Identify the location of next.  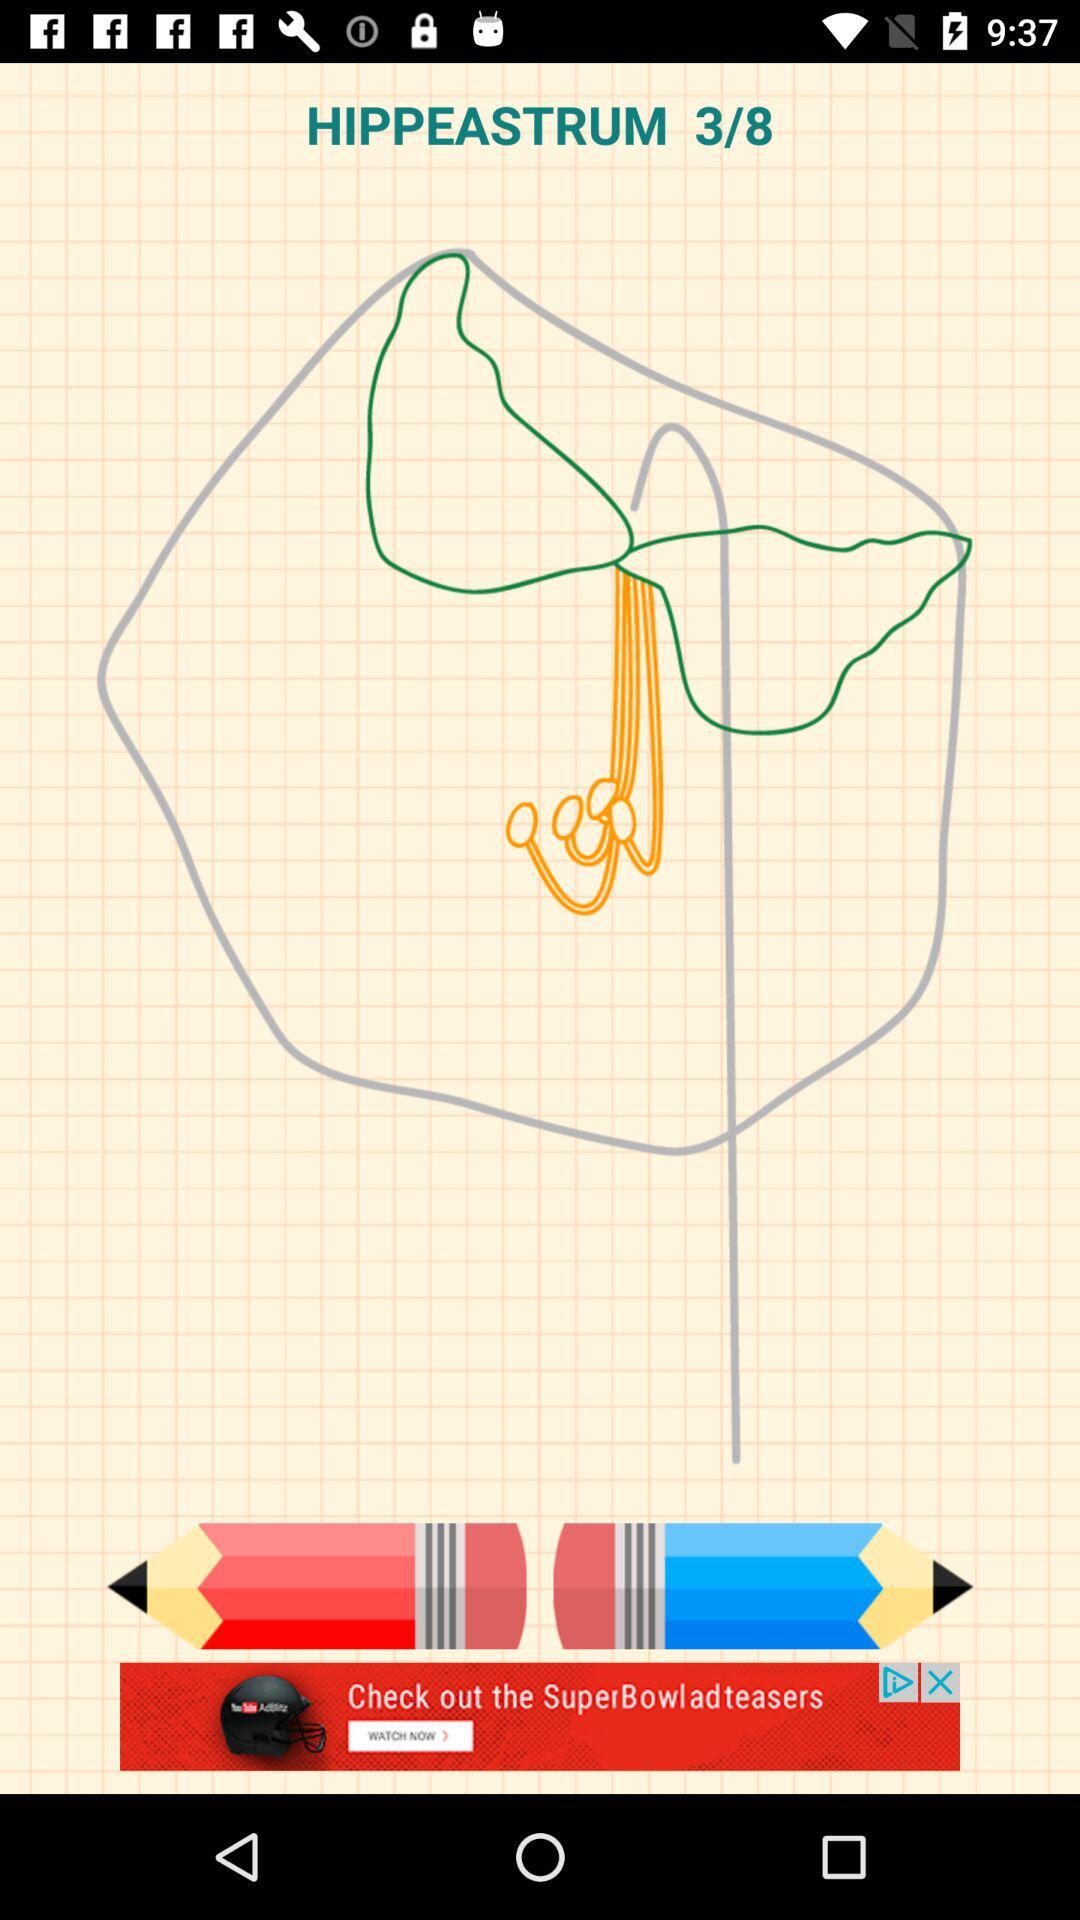
(763, 1585).